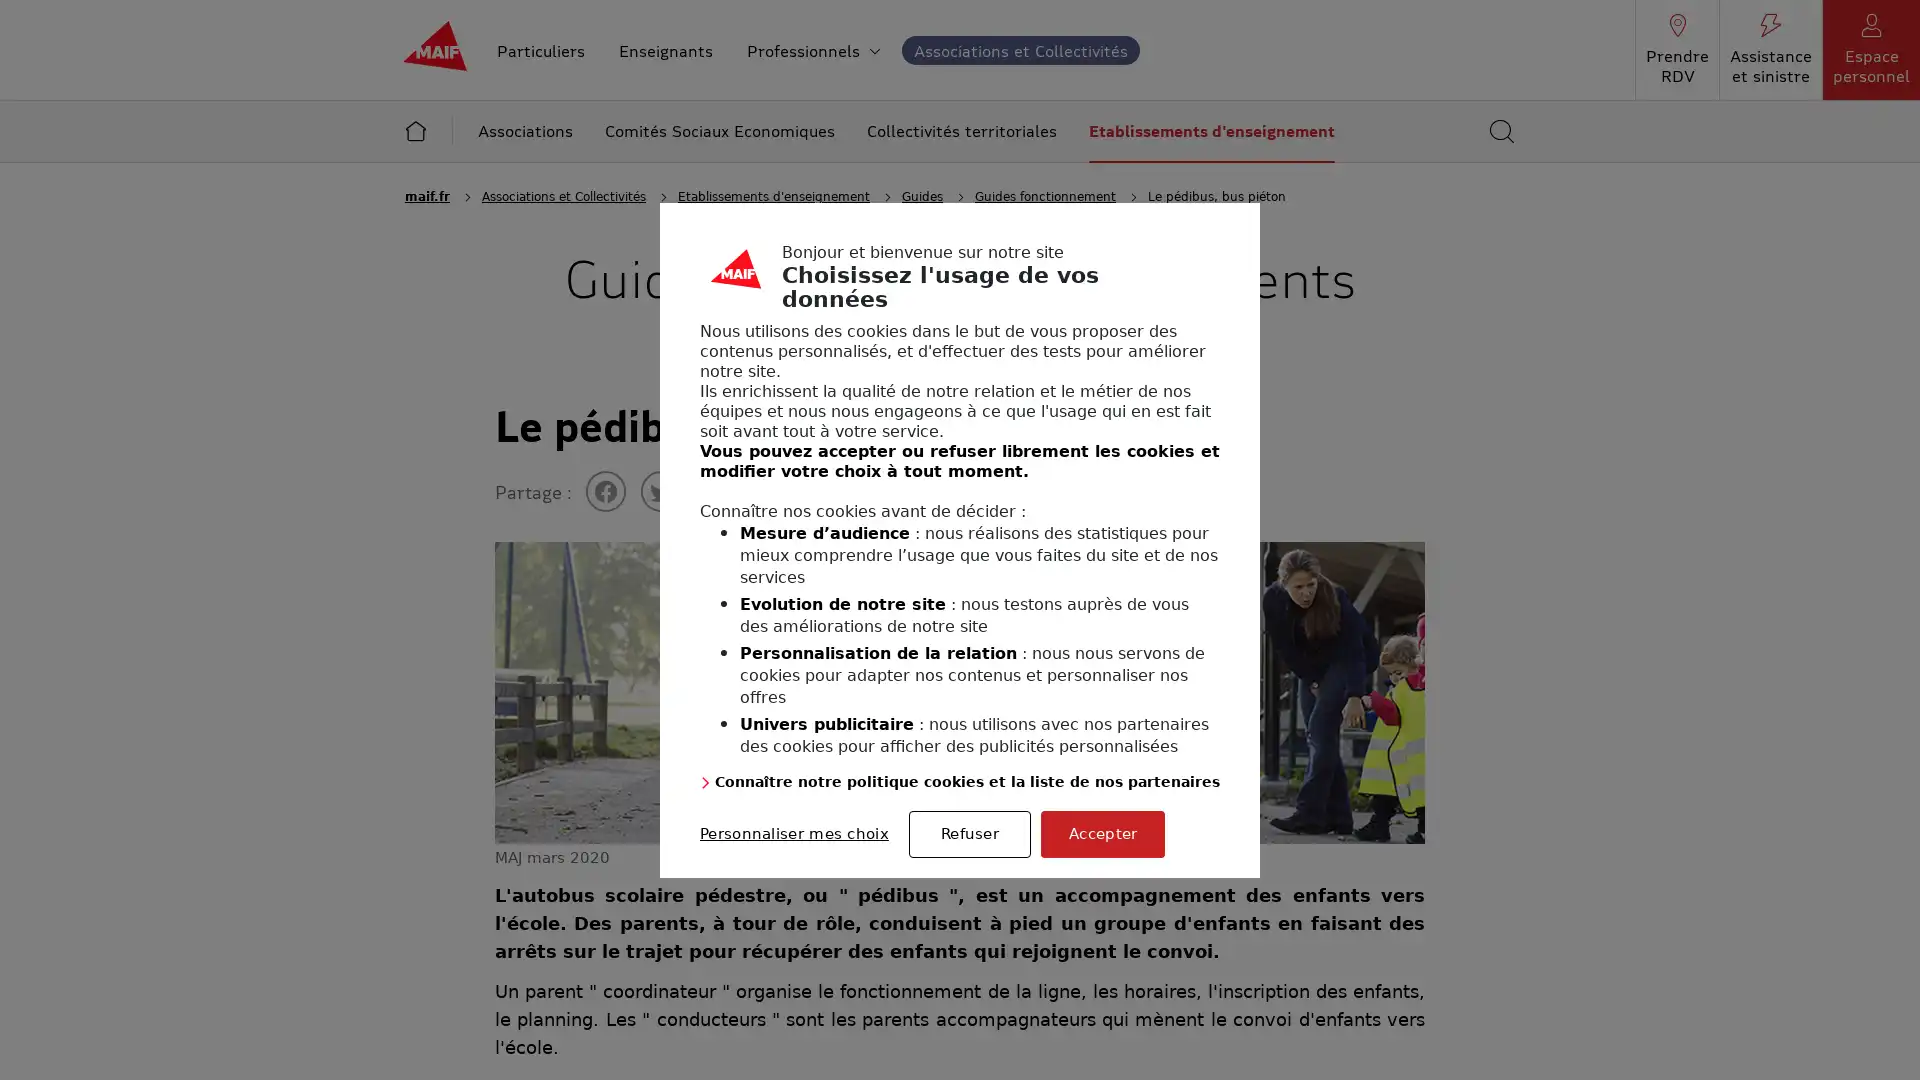 The width and height of the screenshot is (1920, 1080). I want to click on Ouvrir la recherche, so click(1502, 131).